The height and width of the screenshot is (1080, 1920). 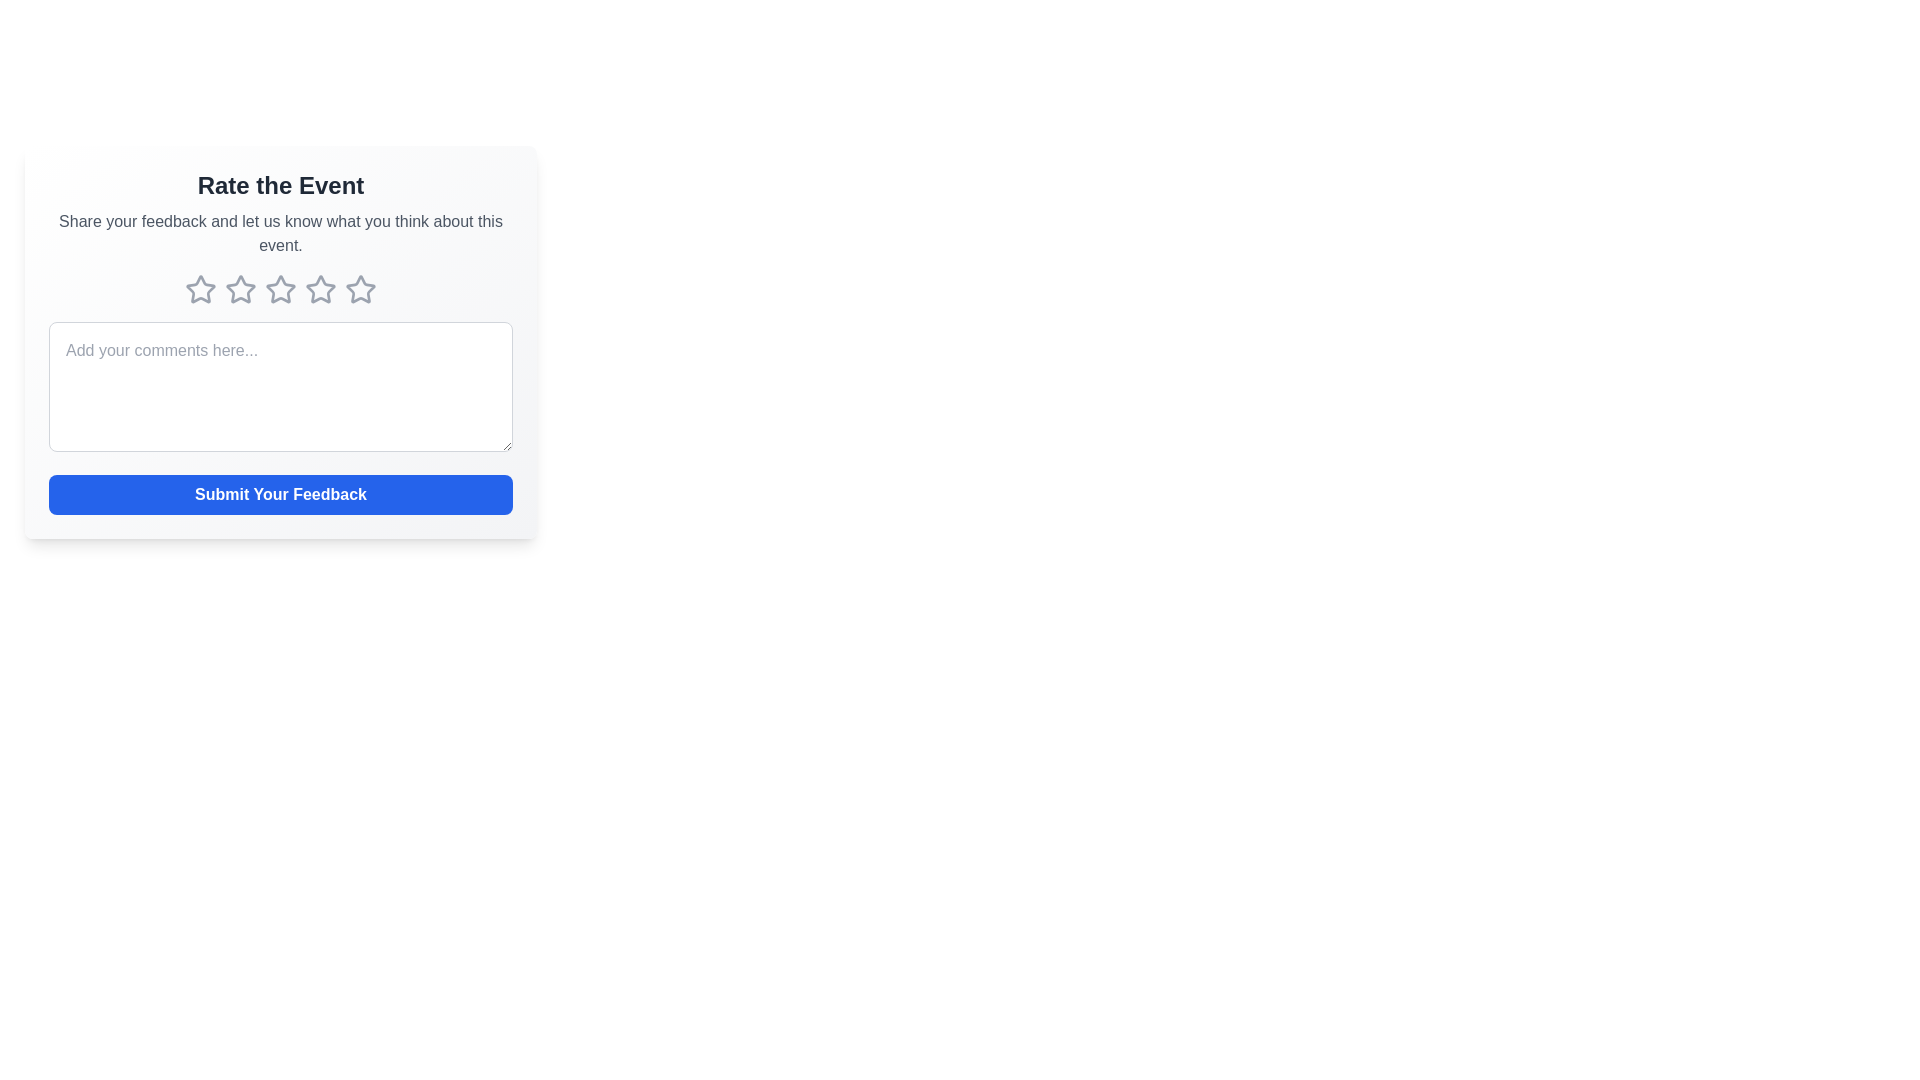 I want to click on one of the star icons in the star rating component to set a rating, located below the feedback text and above the comment box, so click(x=280, y=289).